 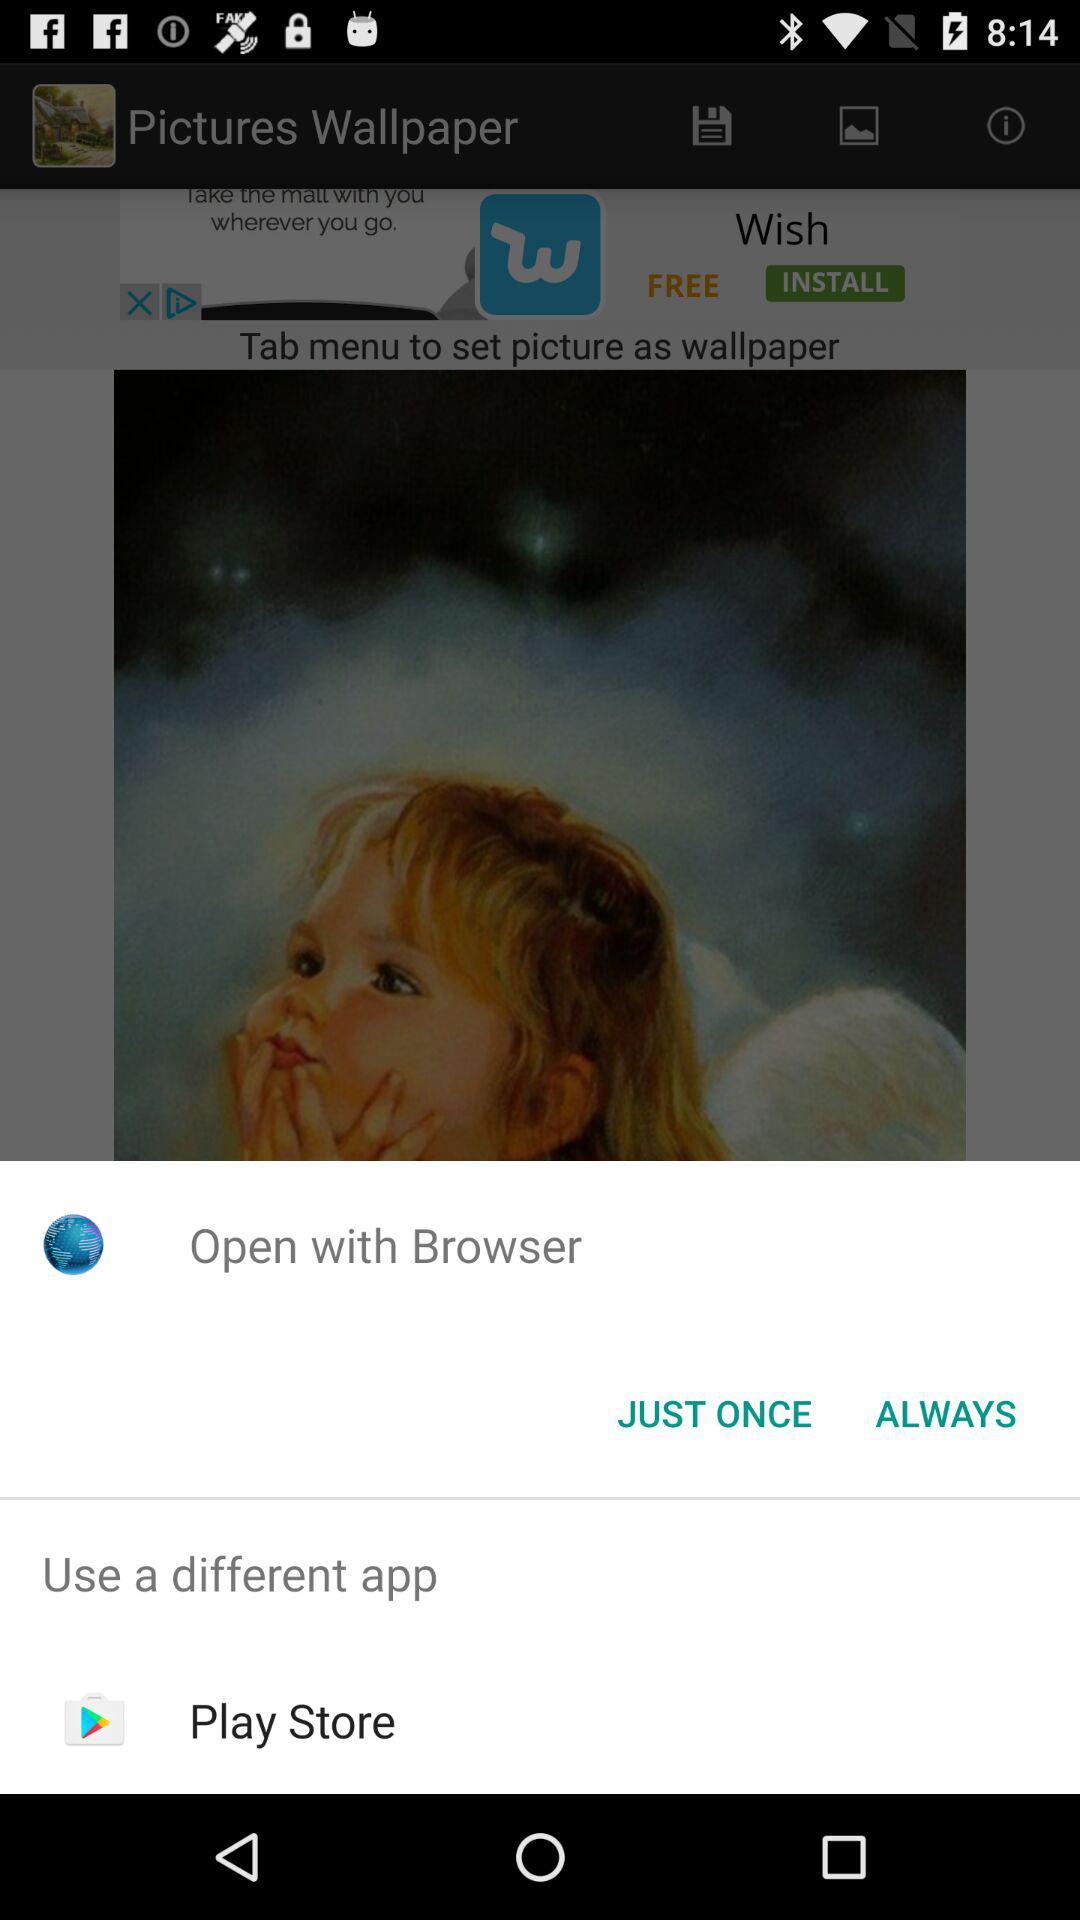 What do you see at coordinates (713, 1411) in the screenshot?
I see `the icon to the left of the always item` at bounding box center [713, 1411].